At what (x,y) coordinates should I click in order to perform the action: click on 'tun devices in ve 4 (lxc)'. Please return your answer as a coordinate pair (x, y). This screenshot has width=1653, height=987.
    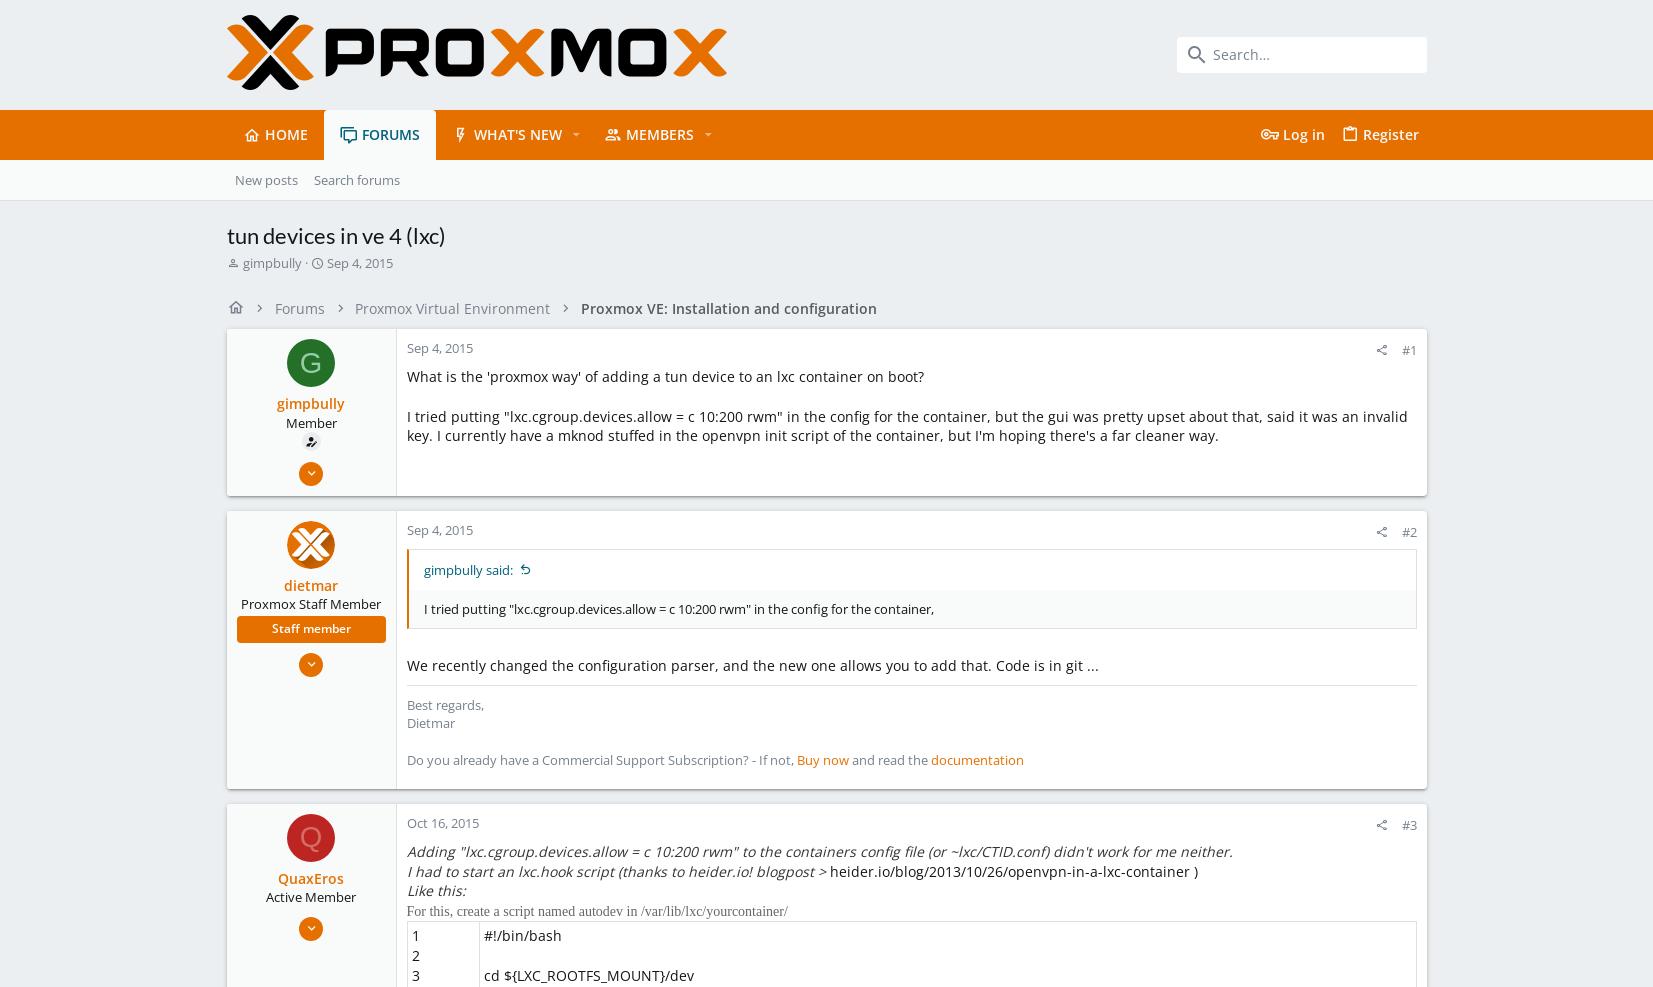
    Looking at the image, I should click on (334, 234).